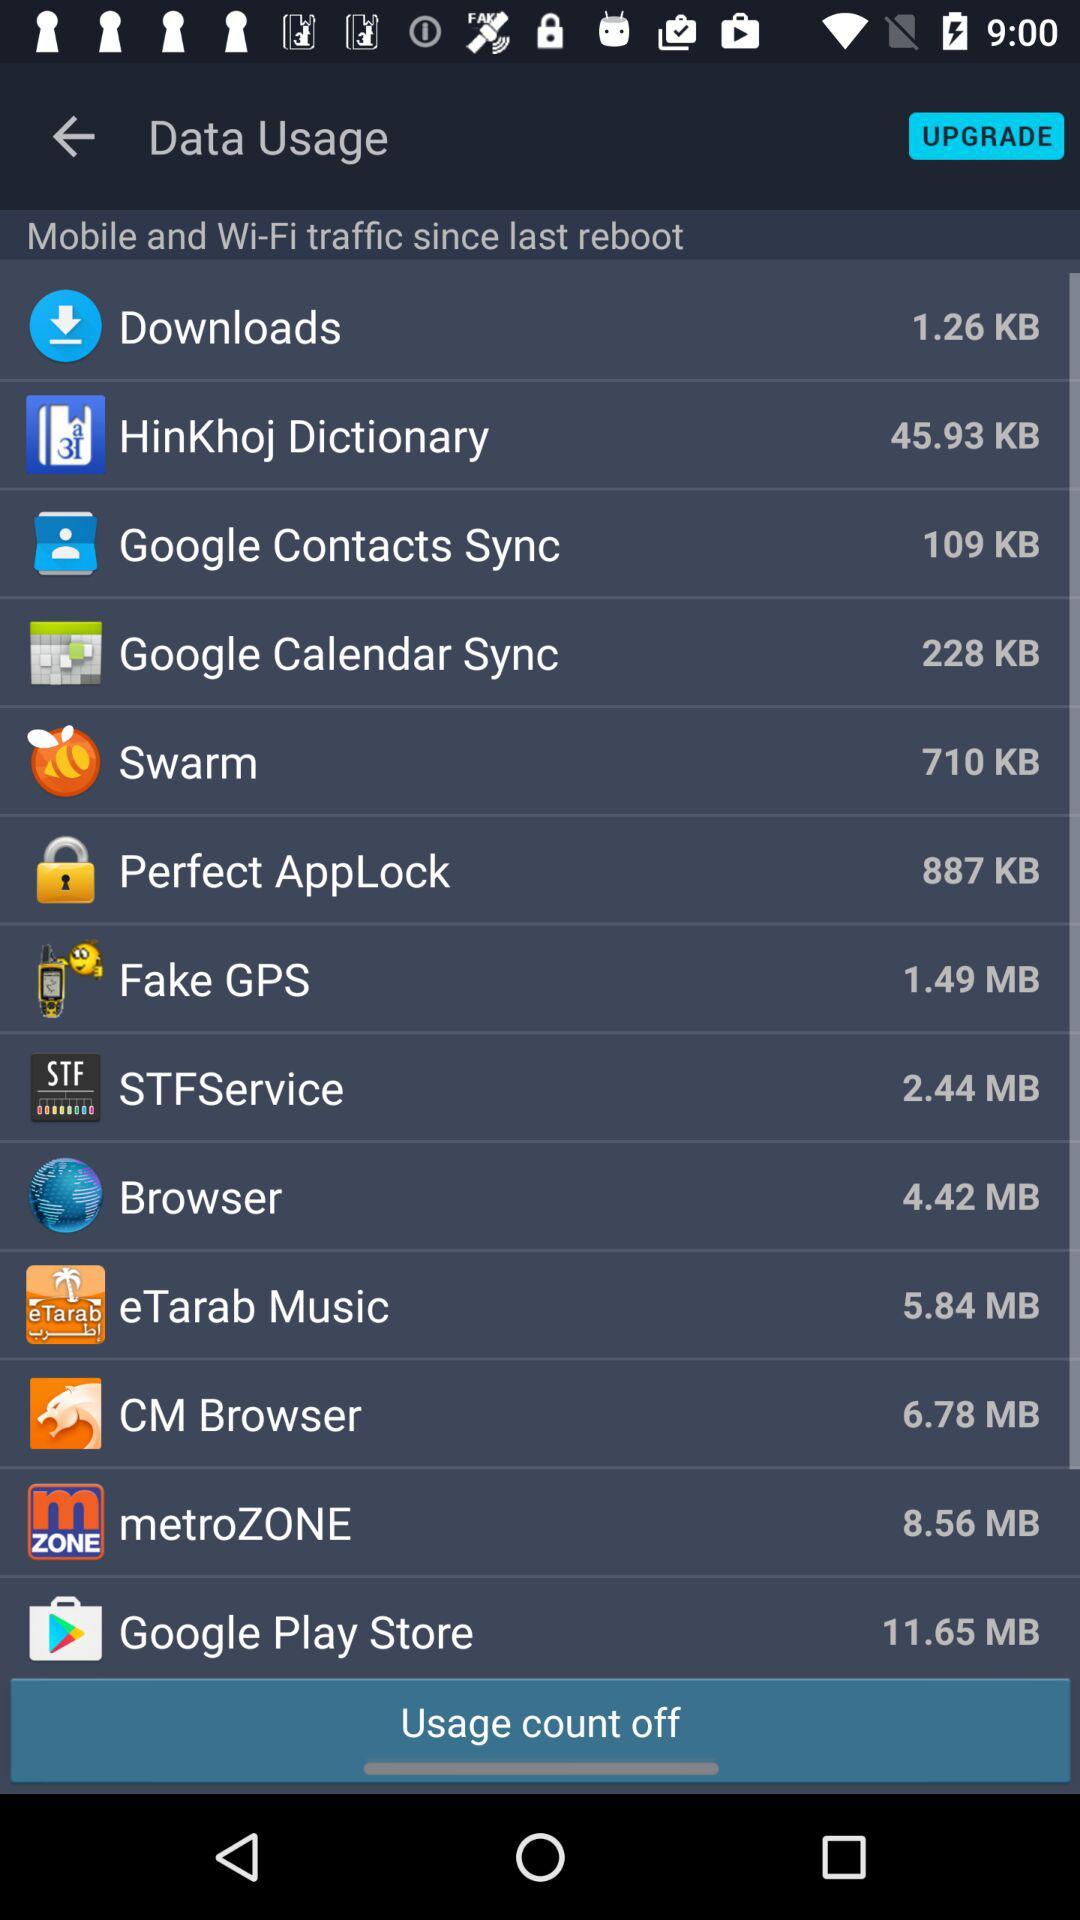  I want to click on upgrade, so click(985, 135).